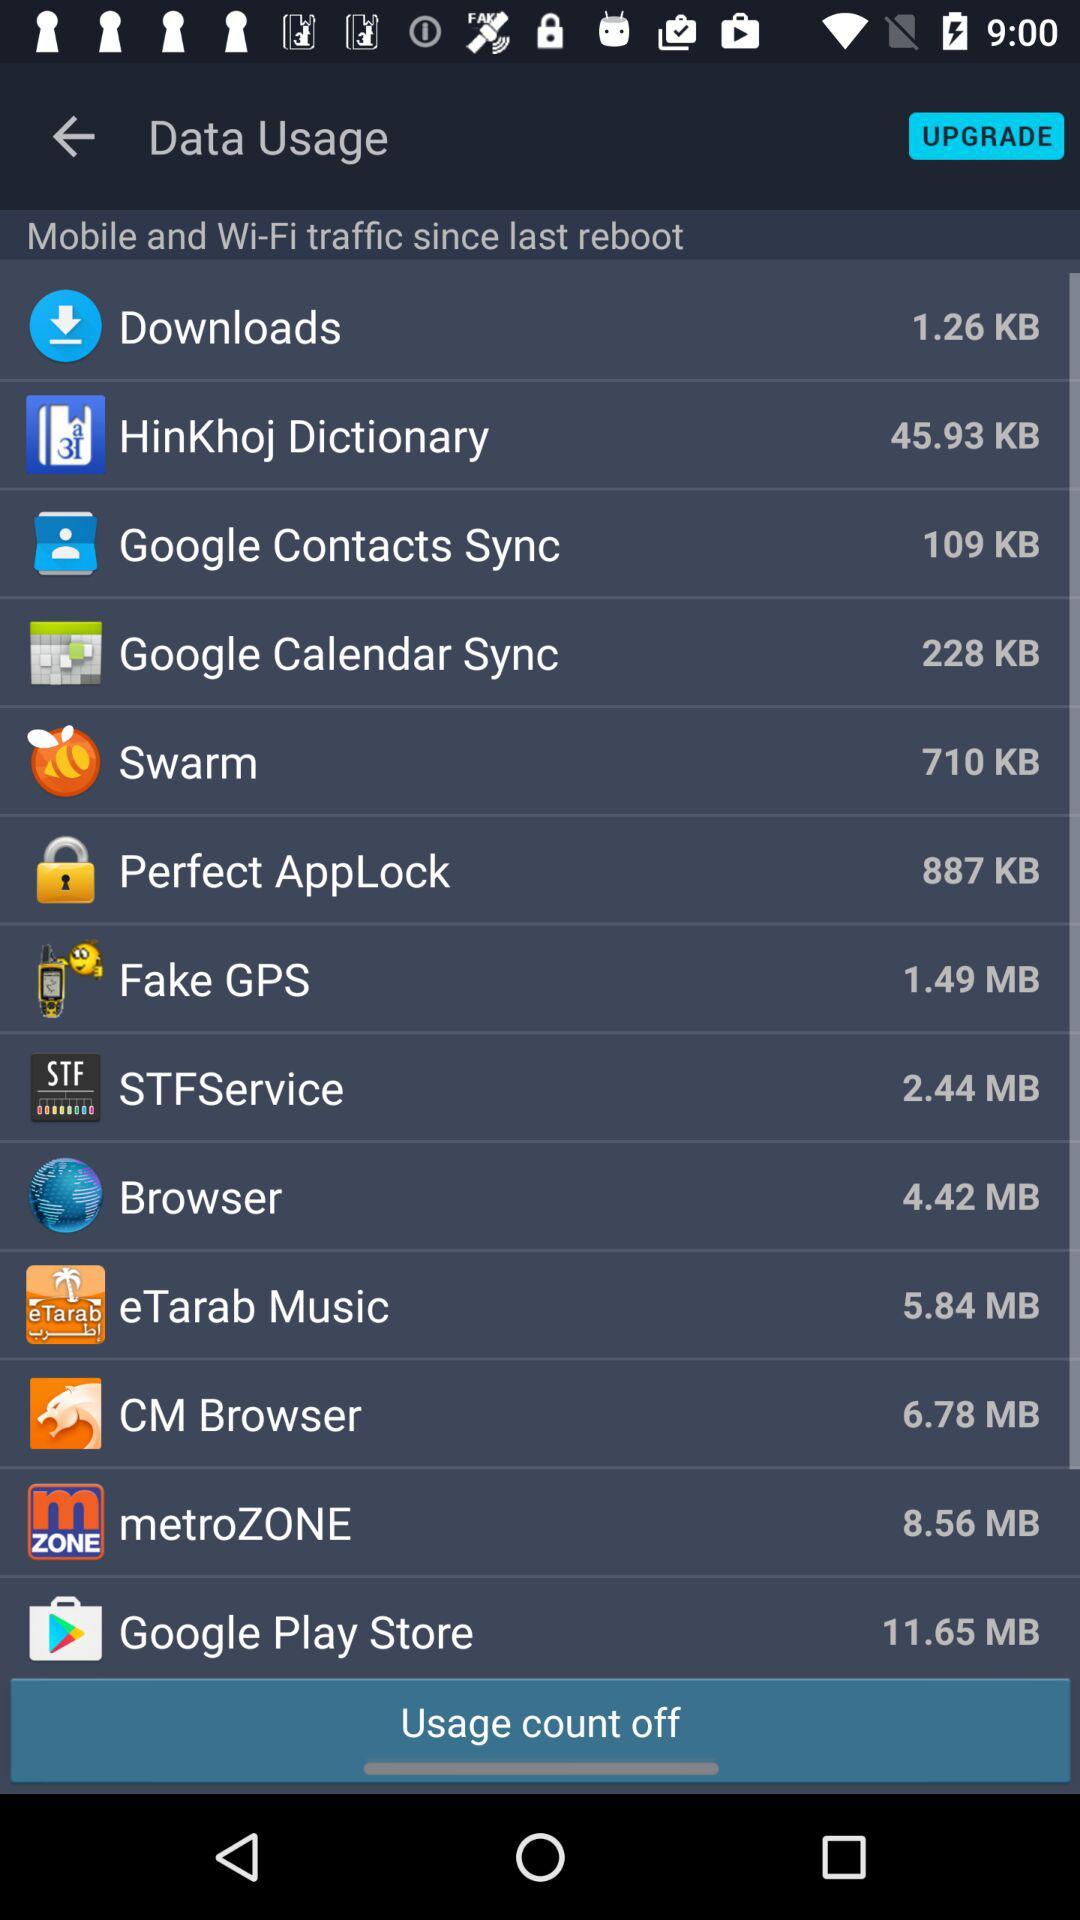  I want to click on upgrade, so click(985, 135).